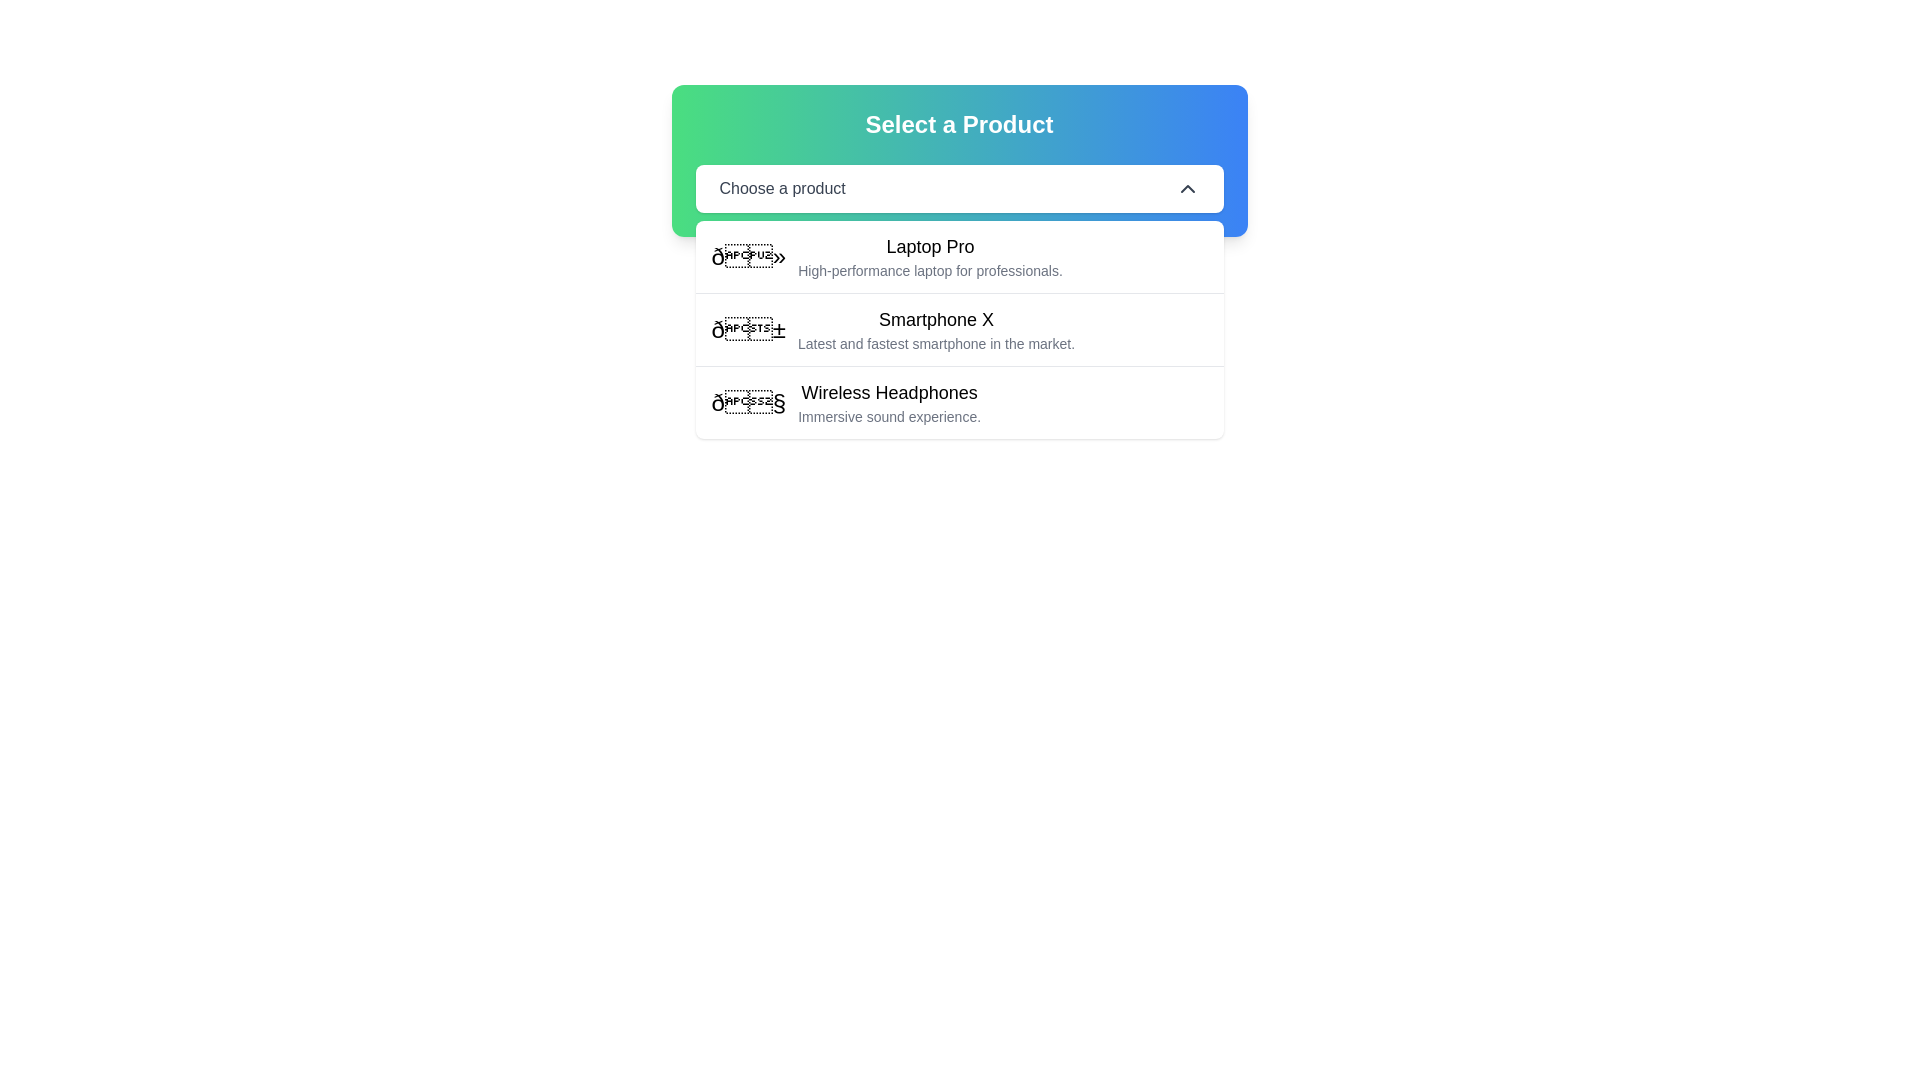 Image resolution: width=1920 pixels, height=1080 pixels. I want to click on the 'Wireless Headphones' menu item in the 'Select a Product' dropdown list, so click(846, 402).